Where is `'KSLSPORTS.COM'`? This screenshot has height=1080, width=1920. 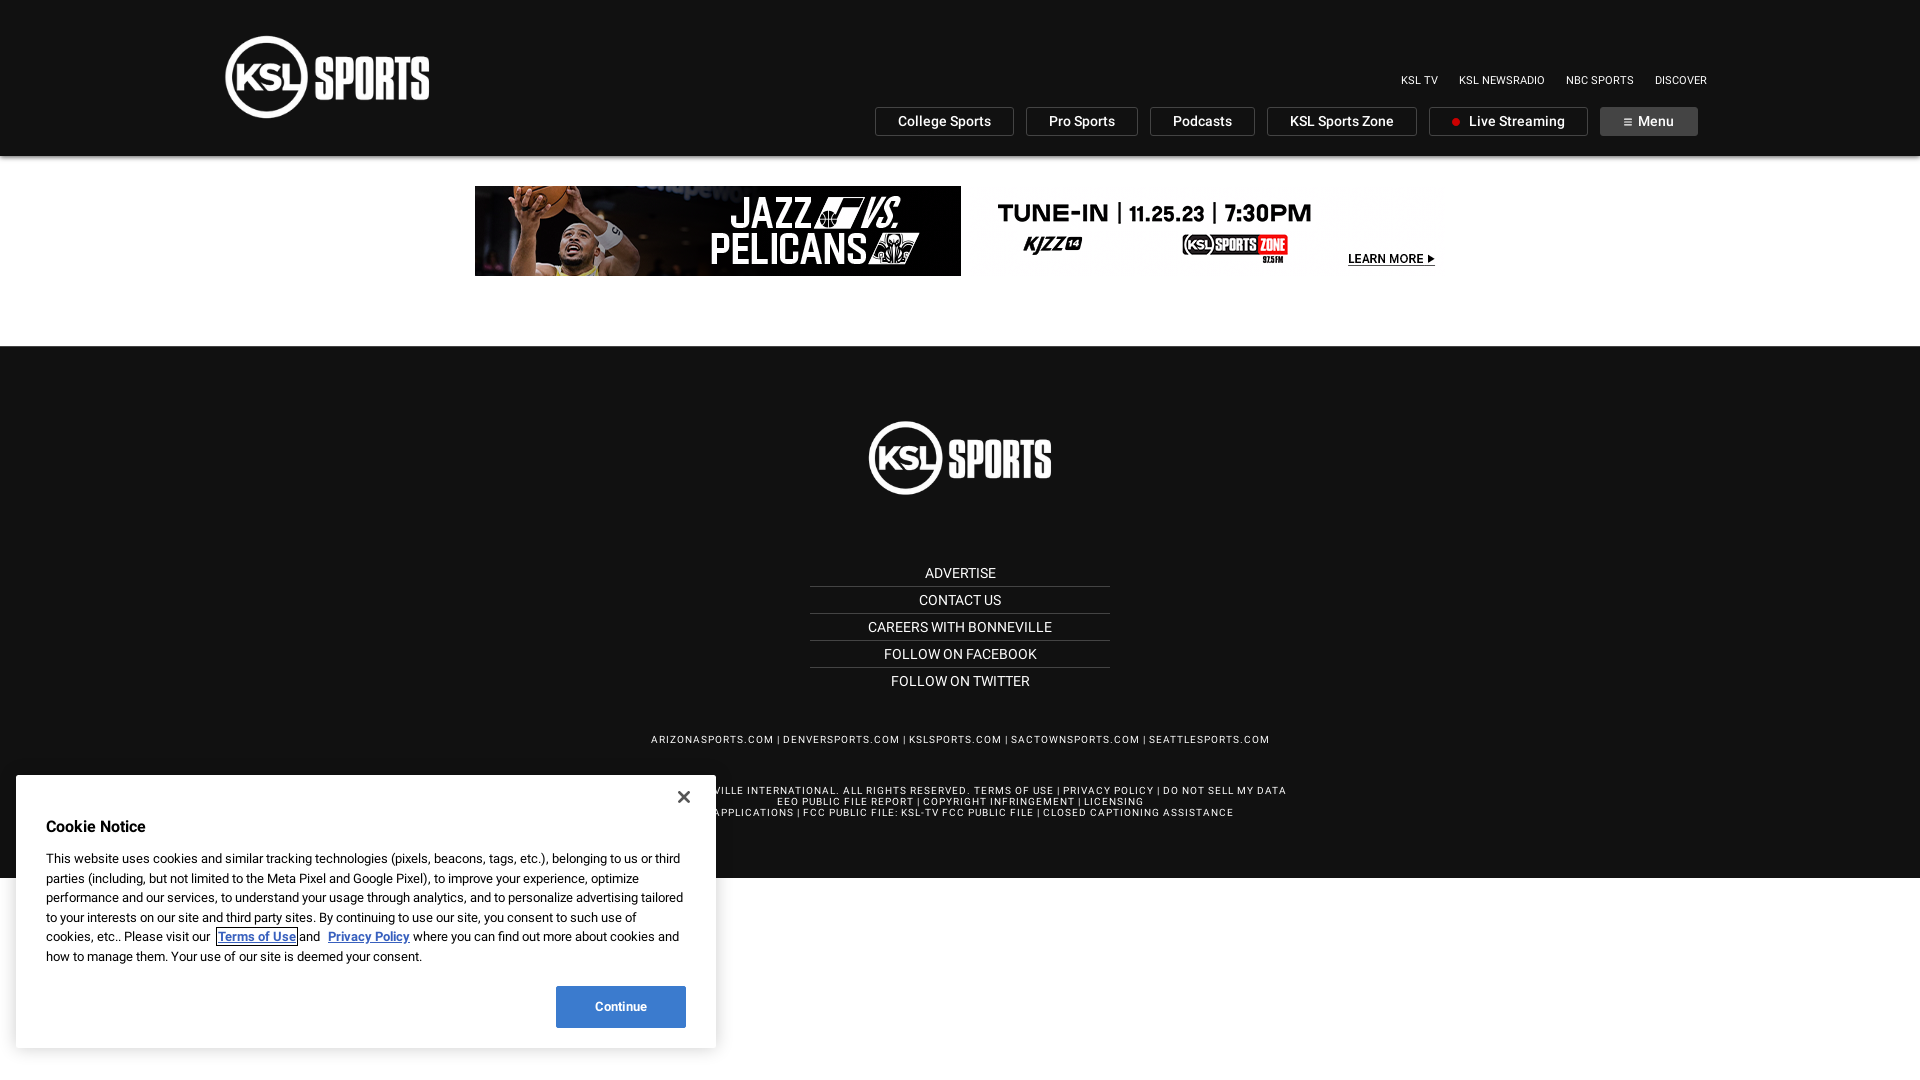 'KSLSPORTS.COM' is located at coordinates (906, 739).